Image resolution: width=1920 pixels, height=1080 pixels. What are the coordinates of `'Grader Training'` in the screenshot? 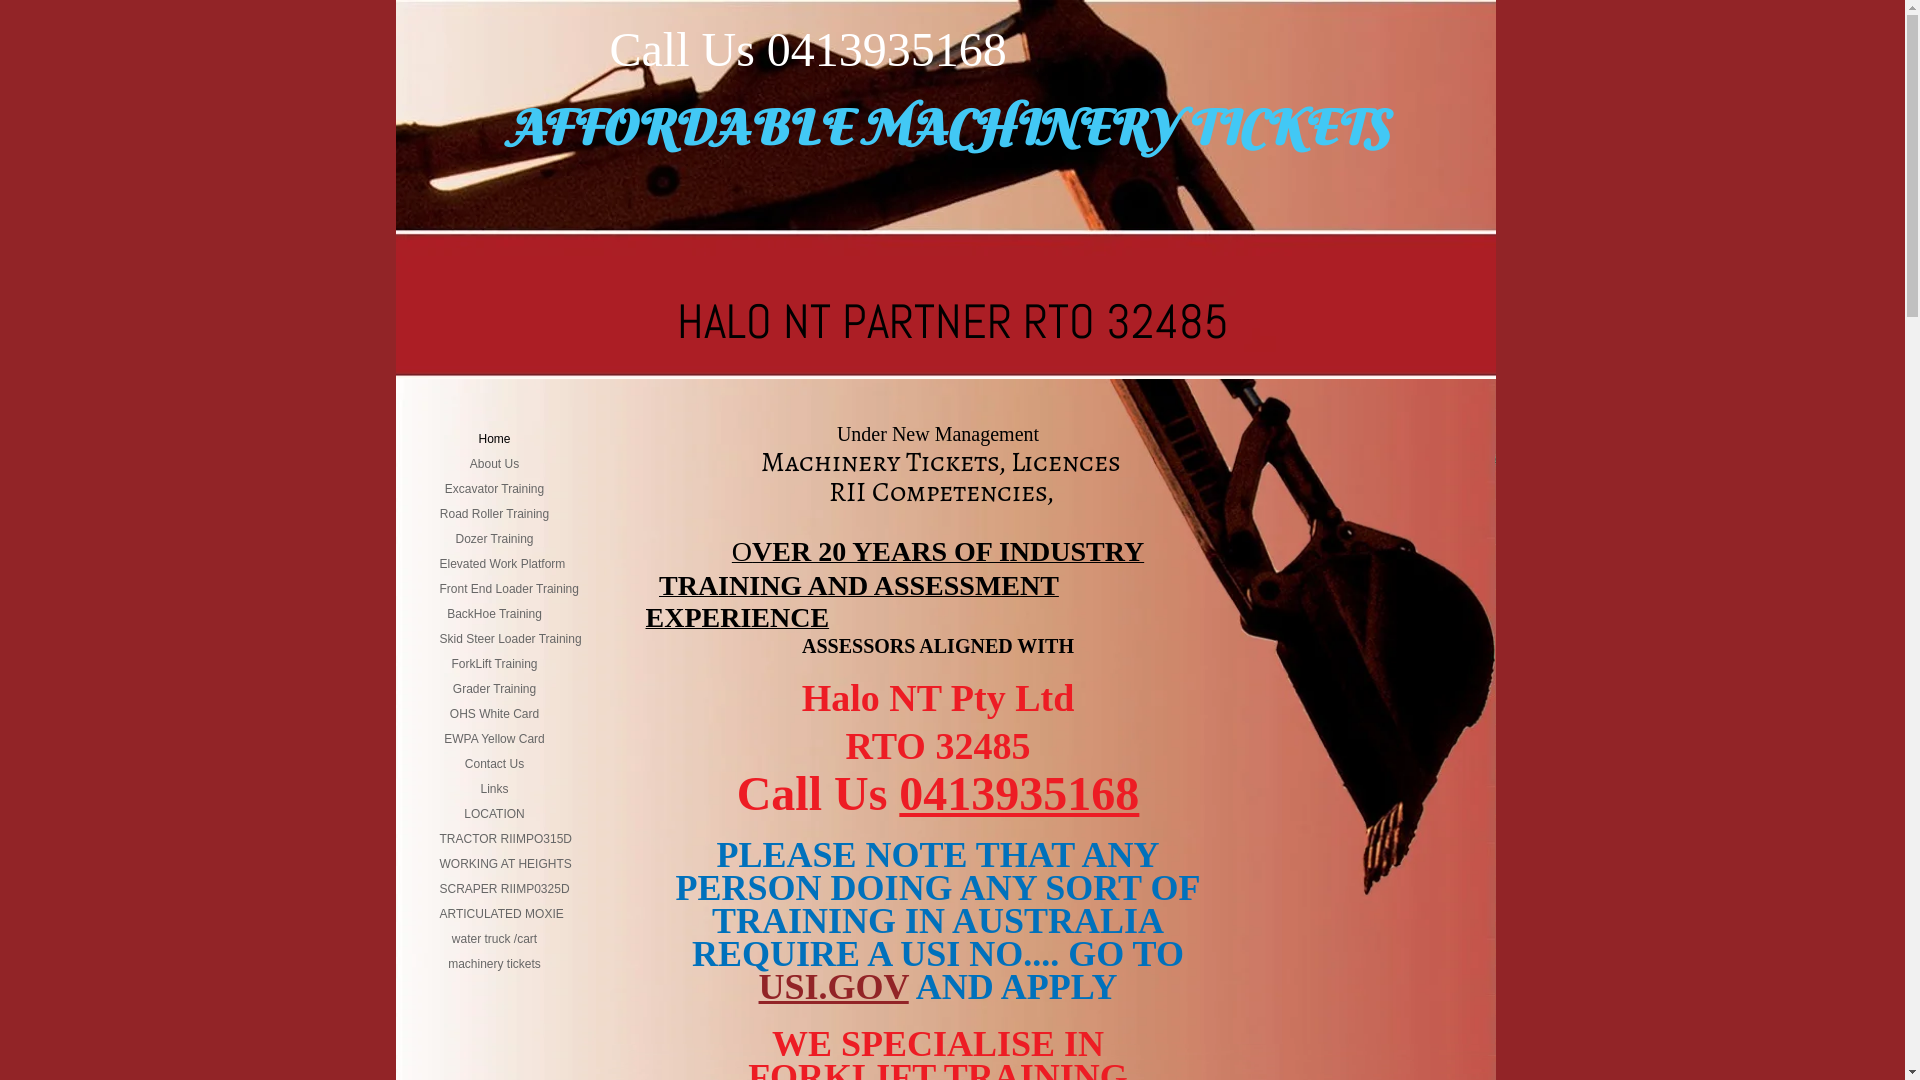 It's located at (441, 688).